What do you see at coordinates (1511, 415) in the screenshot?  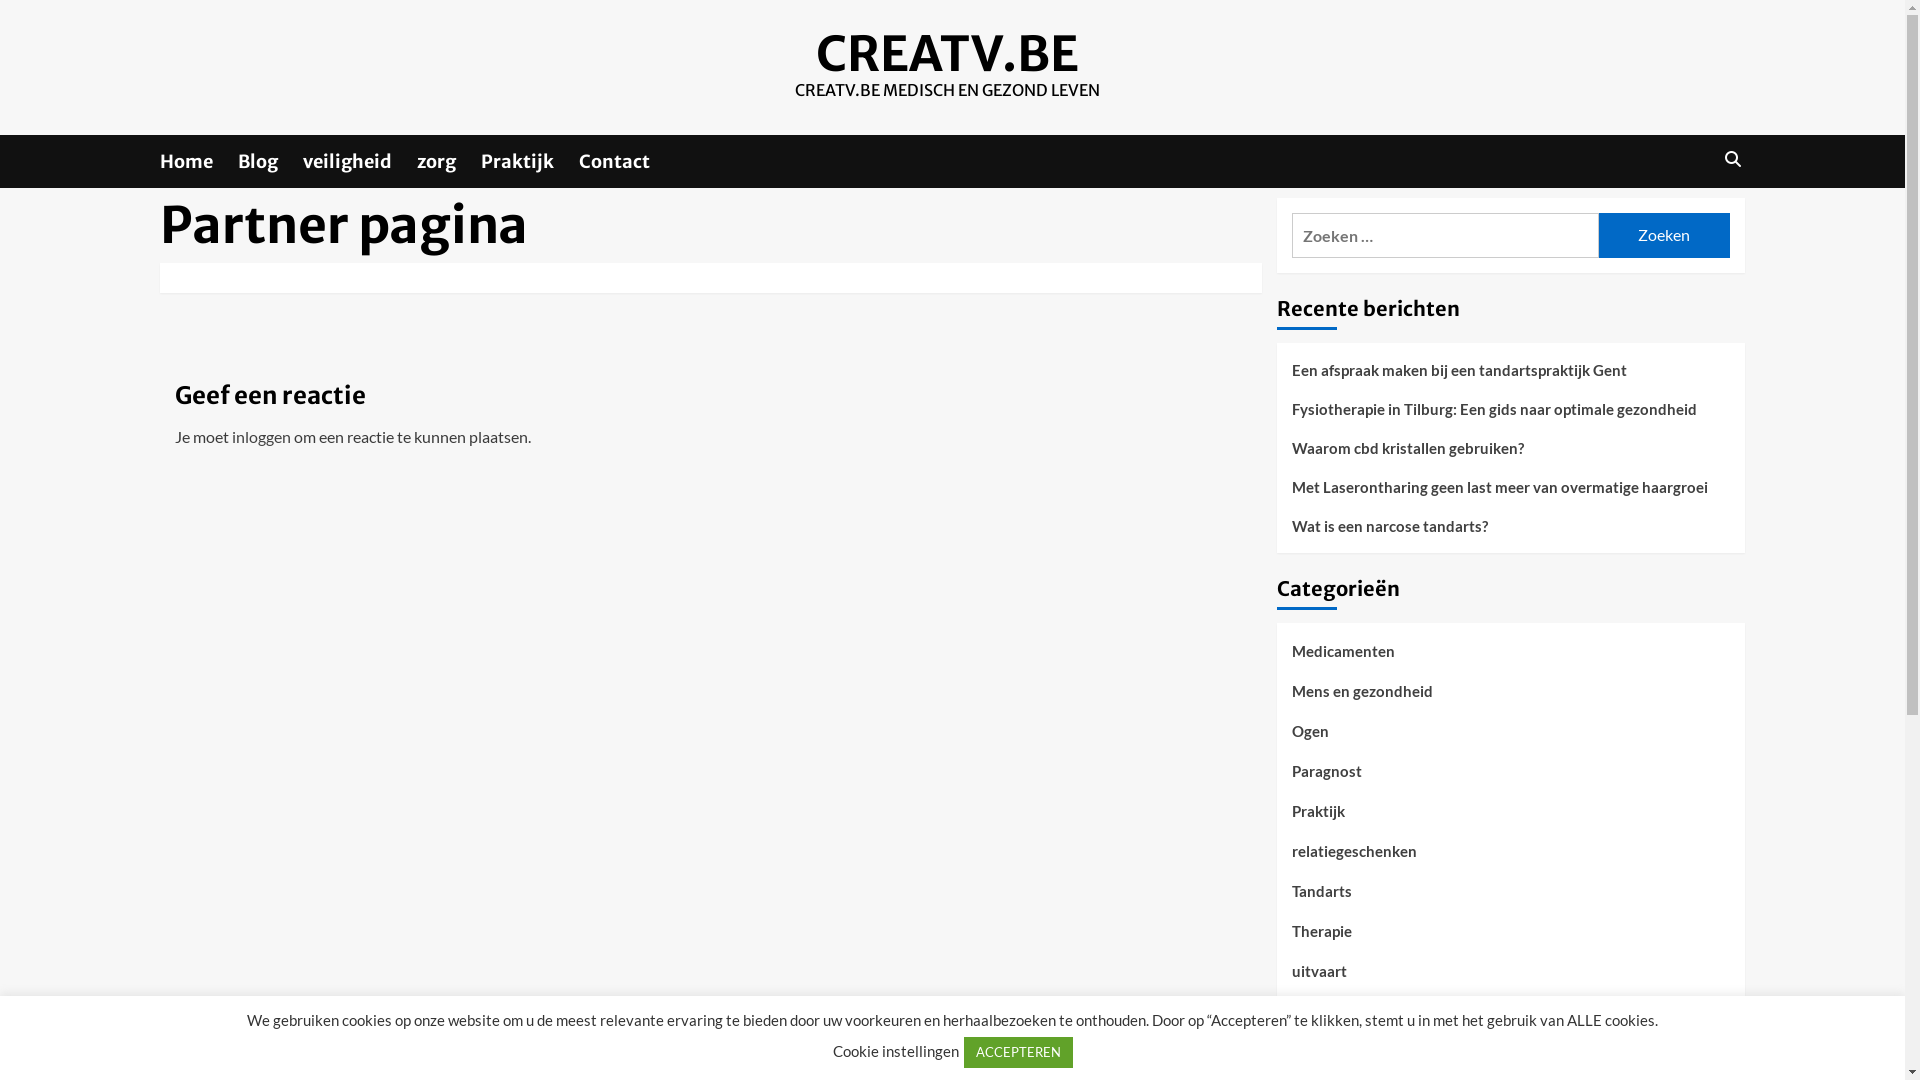 I see `'Fysiotherapie in Tilburg: Een gids naar optimale gezondheid'` at bounding box center [1511, 415].